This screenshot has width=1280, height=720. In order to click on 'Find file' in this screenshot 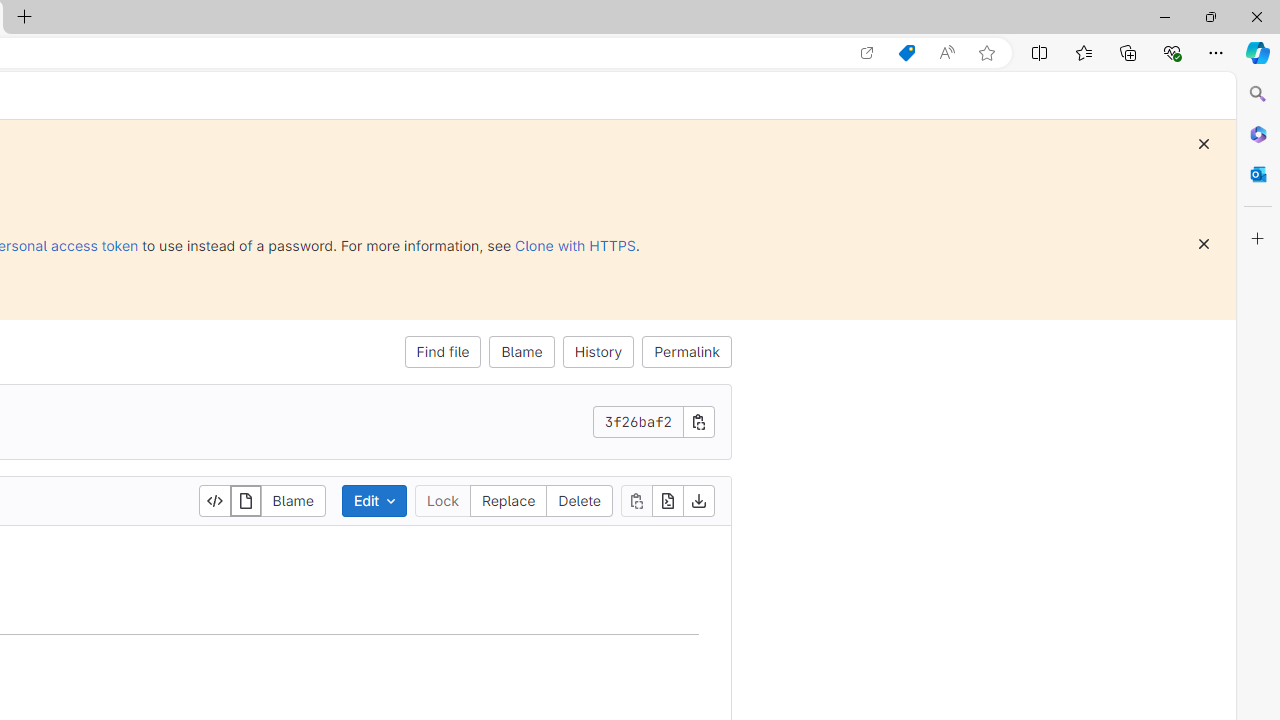, I will do `click(442, 351)`.